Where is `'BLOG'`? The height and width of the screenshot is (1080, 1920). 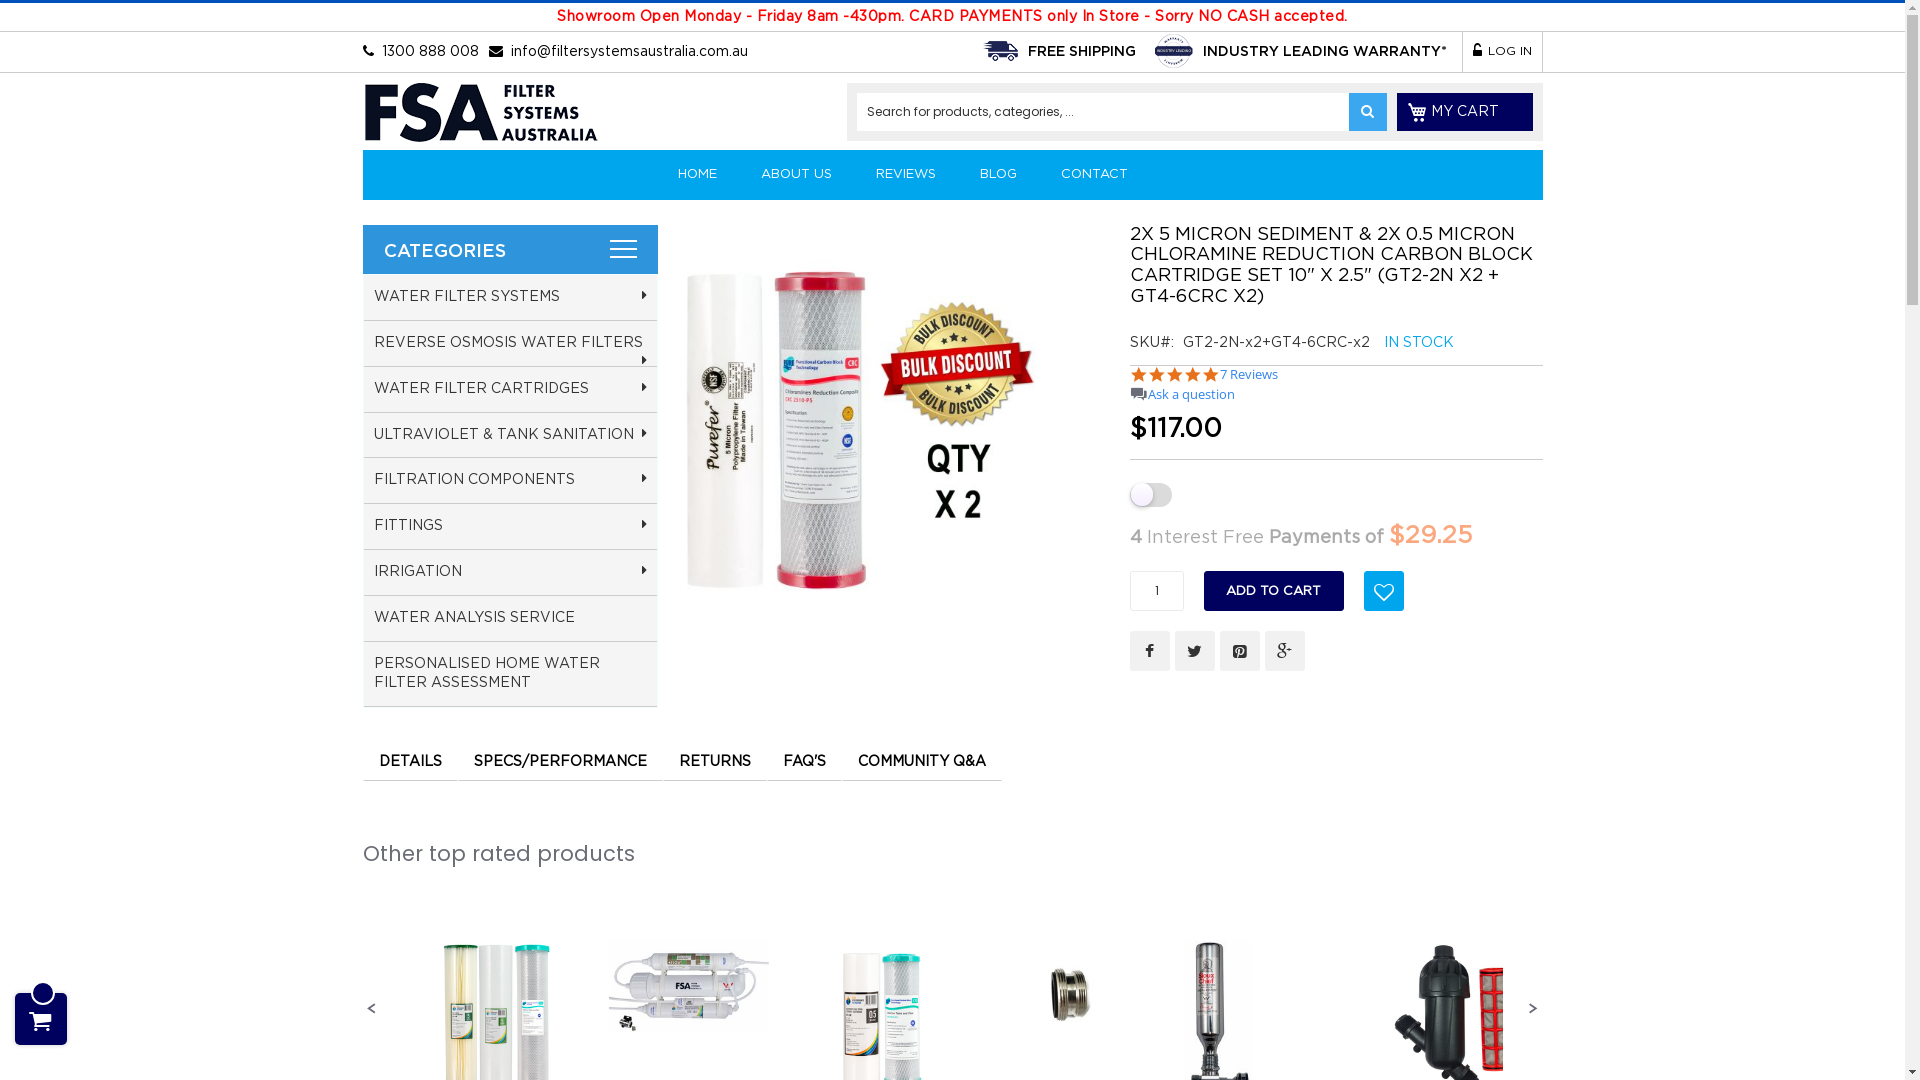 'BLOG' is located at coordinates (998, 173).